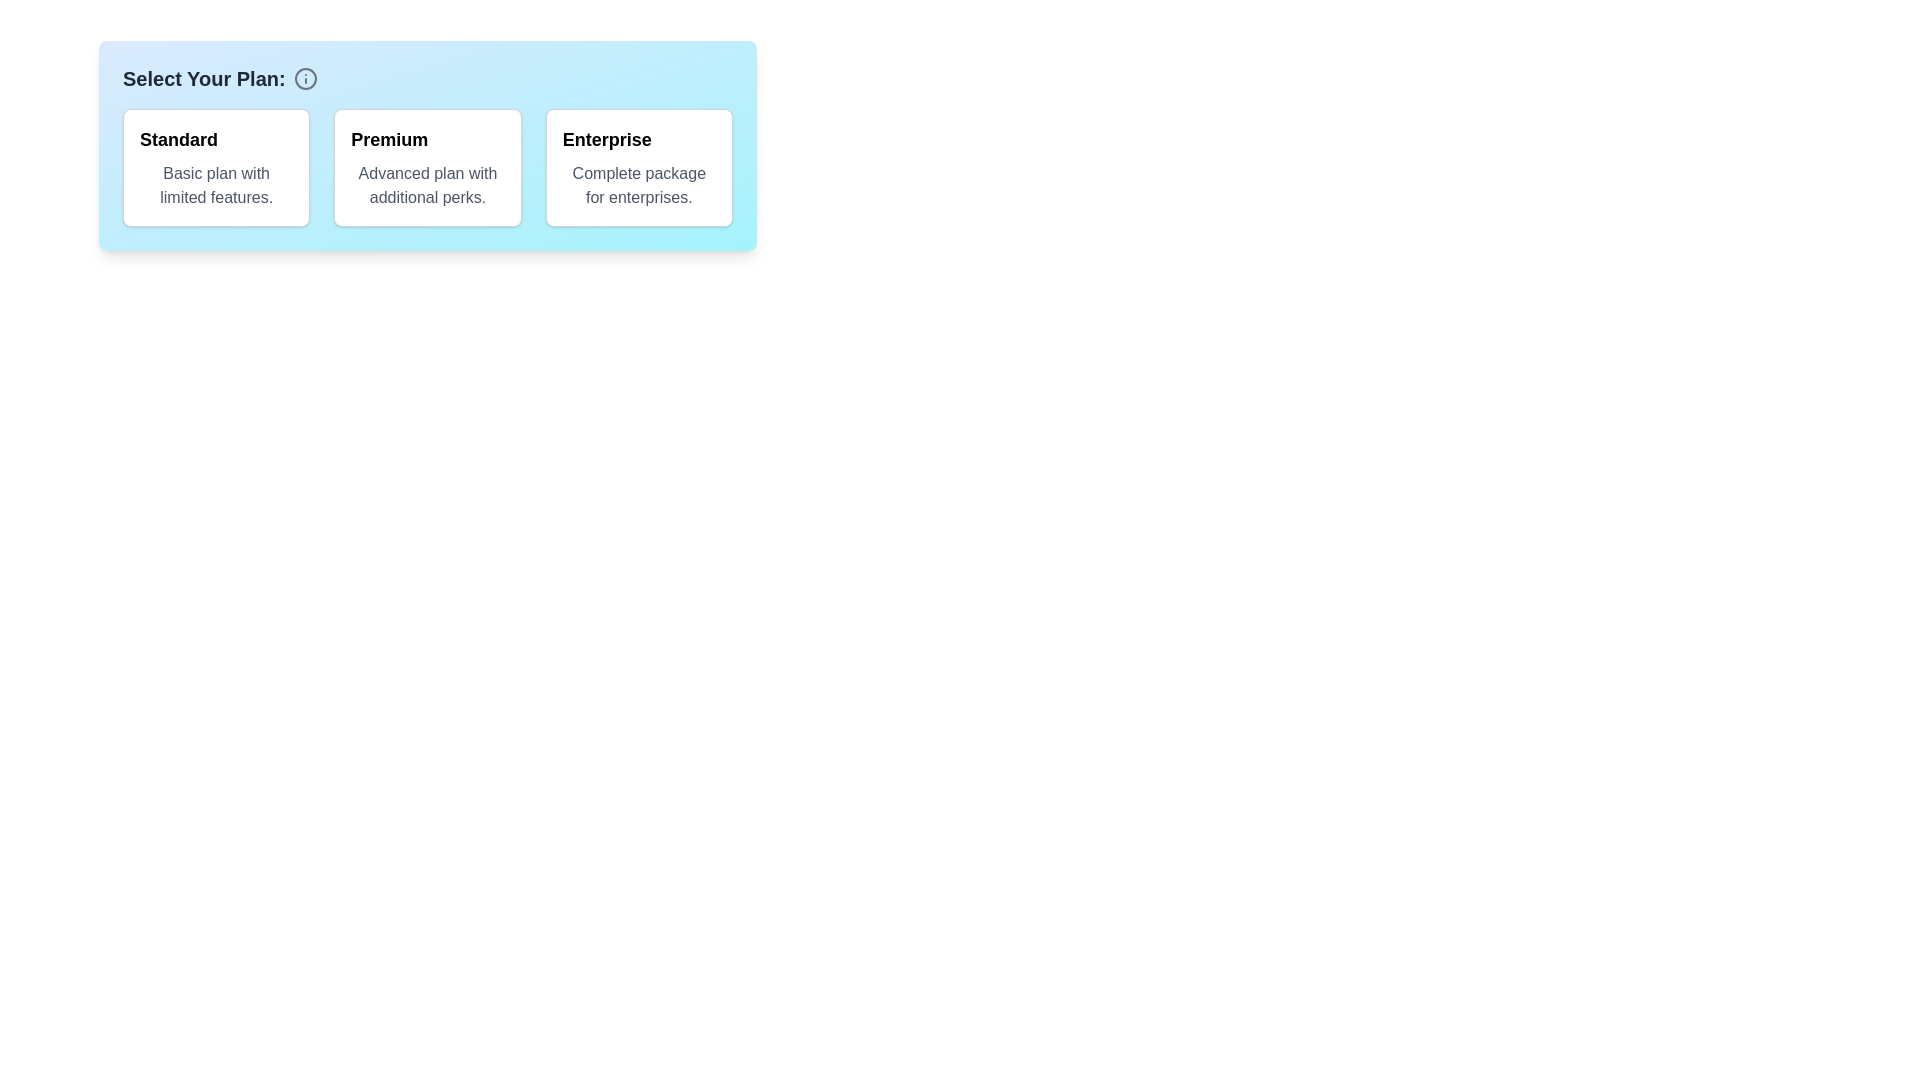 This screenshot has height=1080, width=1920. Describe the element at coordinates (216, 167) in the screenshot. I see `the selectable card representing the 'Standard' plan, which is the first card in the row under the header 'Select Your Plan:'` at that location.